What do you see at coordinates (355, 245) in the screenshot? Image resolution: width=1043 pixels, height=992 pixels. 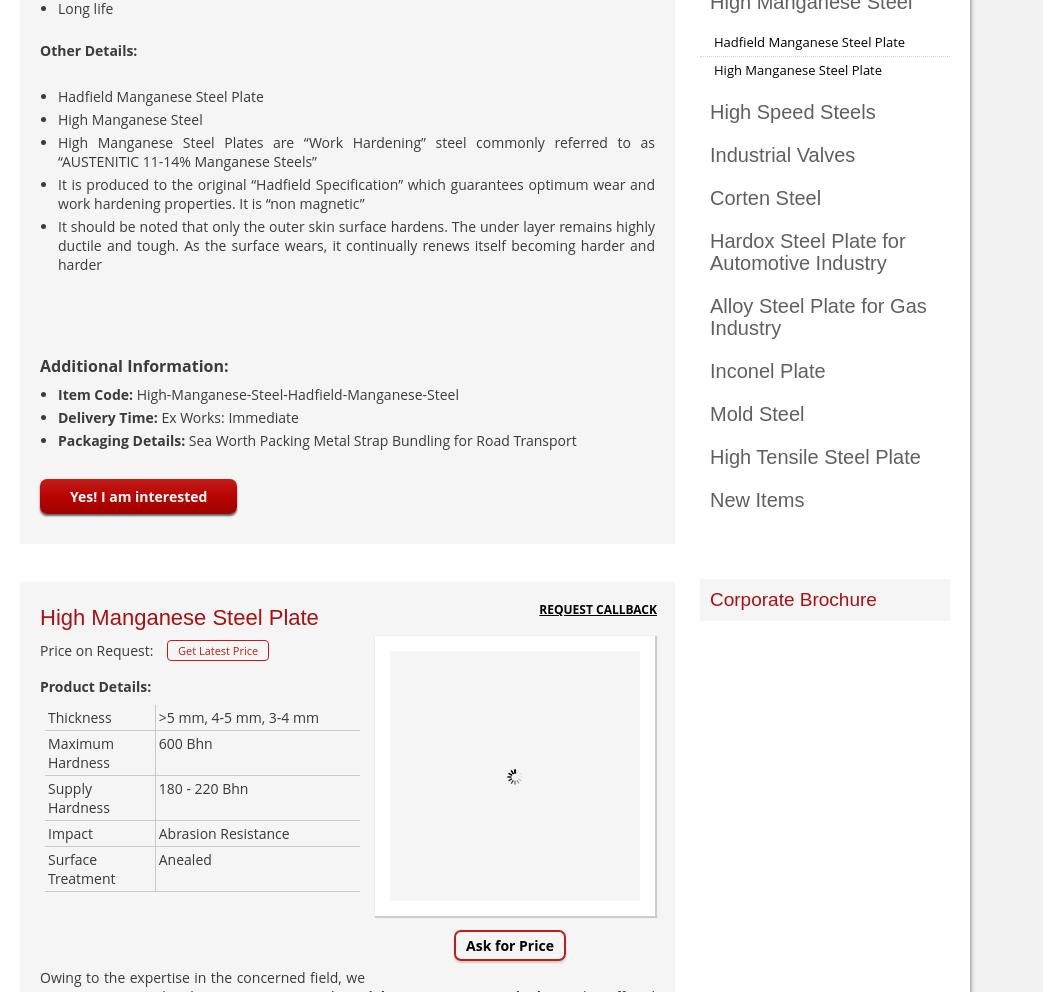 I see `'It should be noted that only the outer skin surface hardens. The under layer remains highly ductile and tough. As the surface wears, it continually renews itself becoming harder and harder'` at bounding box center [355, 245].